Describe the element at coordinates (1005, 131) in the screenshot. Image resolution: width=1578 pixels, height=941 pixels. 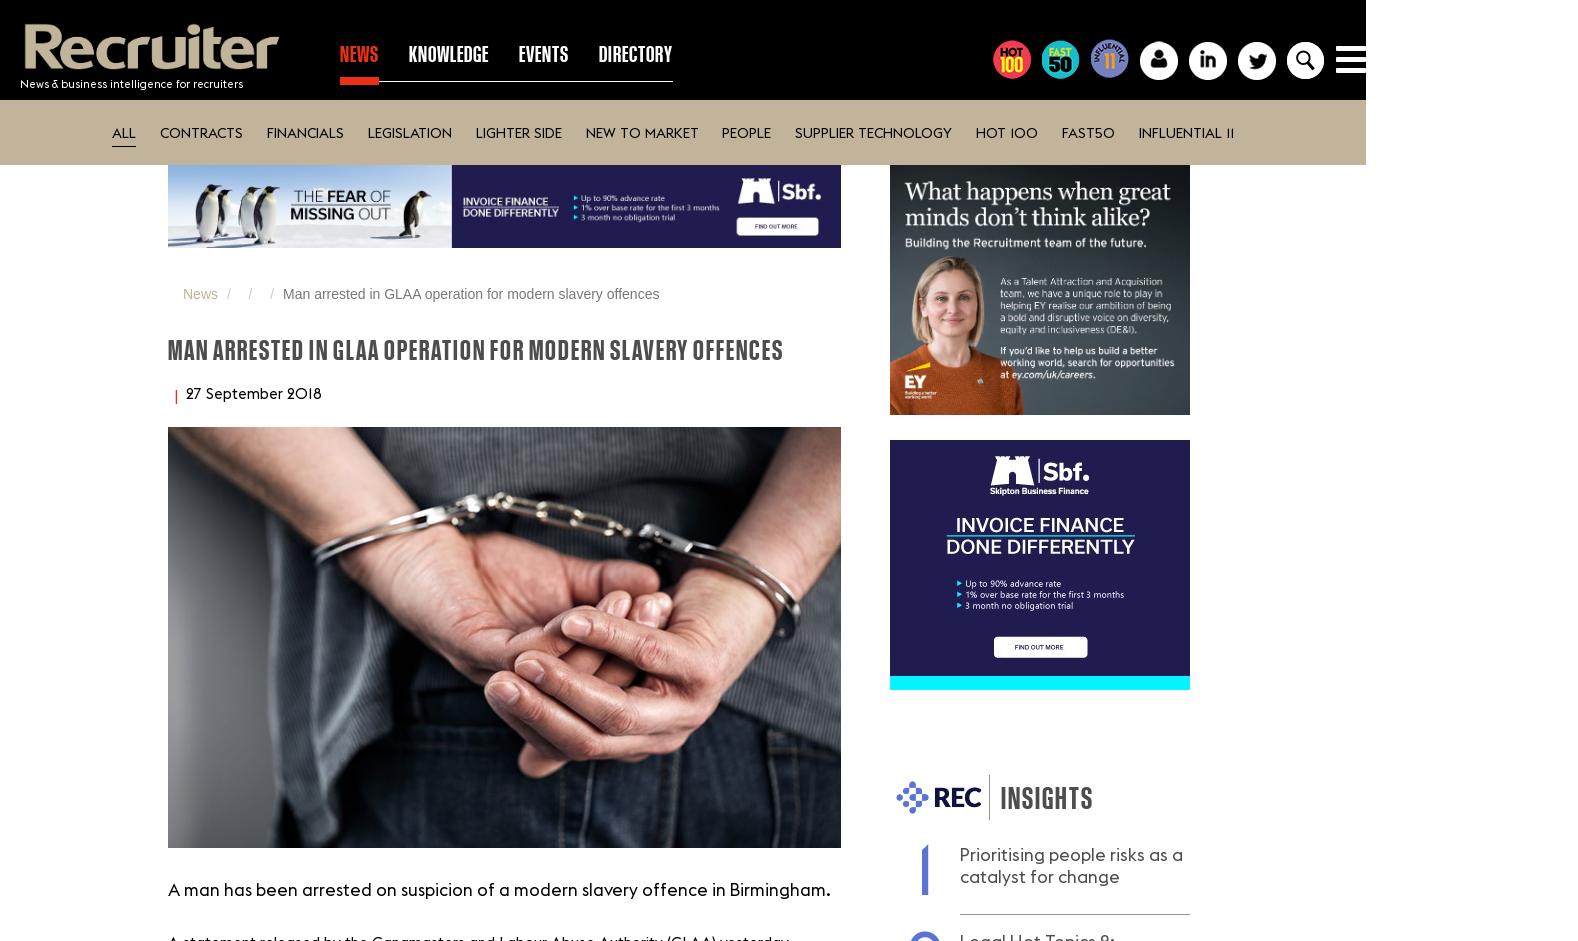
I see `'HOT 100'` at that location.